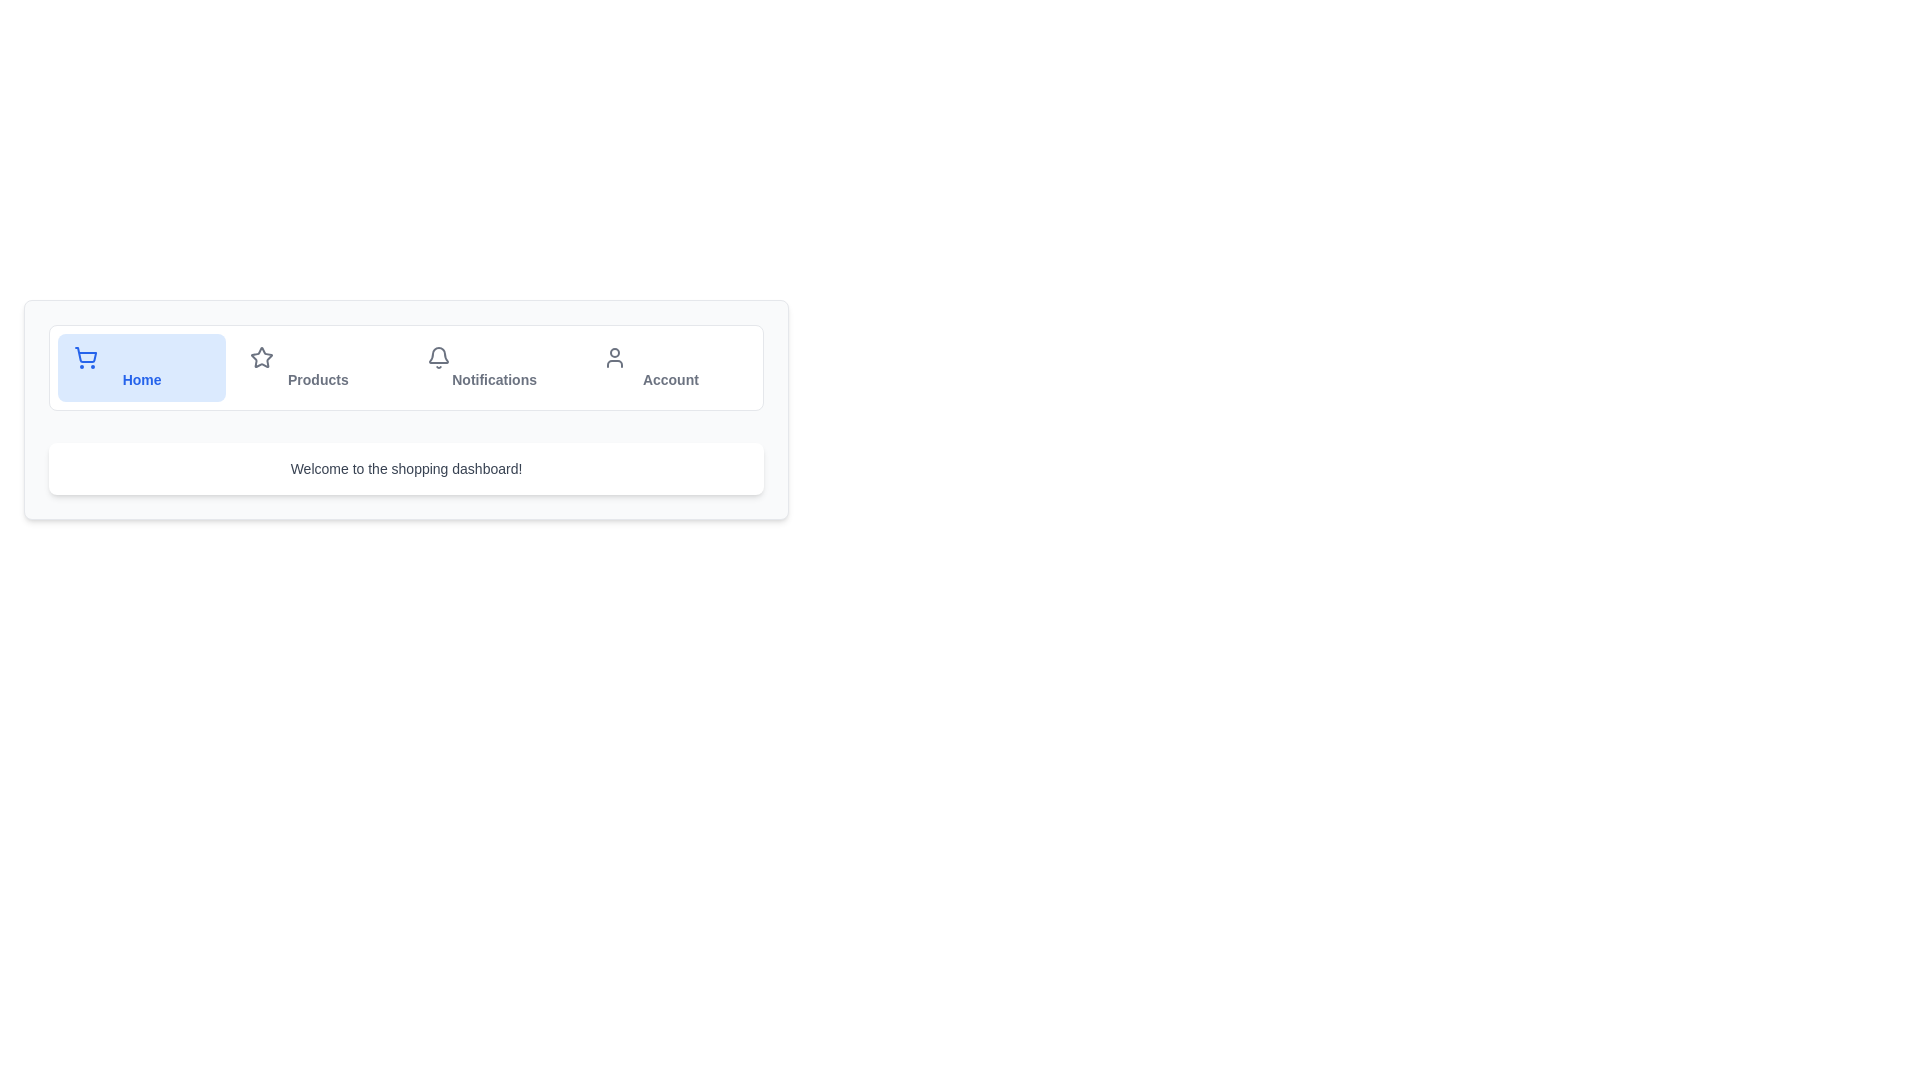  I want to click on the 'Home' button located on the leftmost side of the horizontal list, so click(141, 367).